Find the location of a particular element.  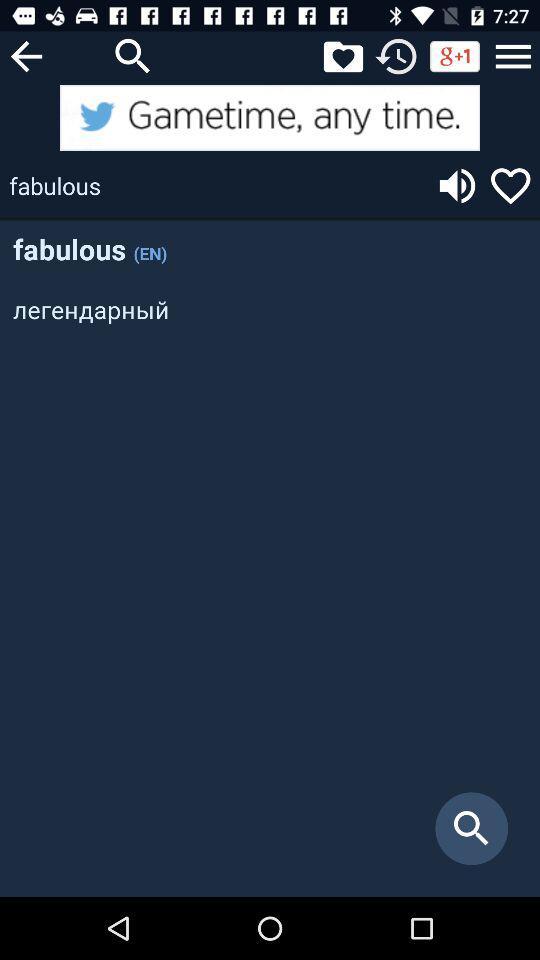

time button is located at coordinates (396, 55).